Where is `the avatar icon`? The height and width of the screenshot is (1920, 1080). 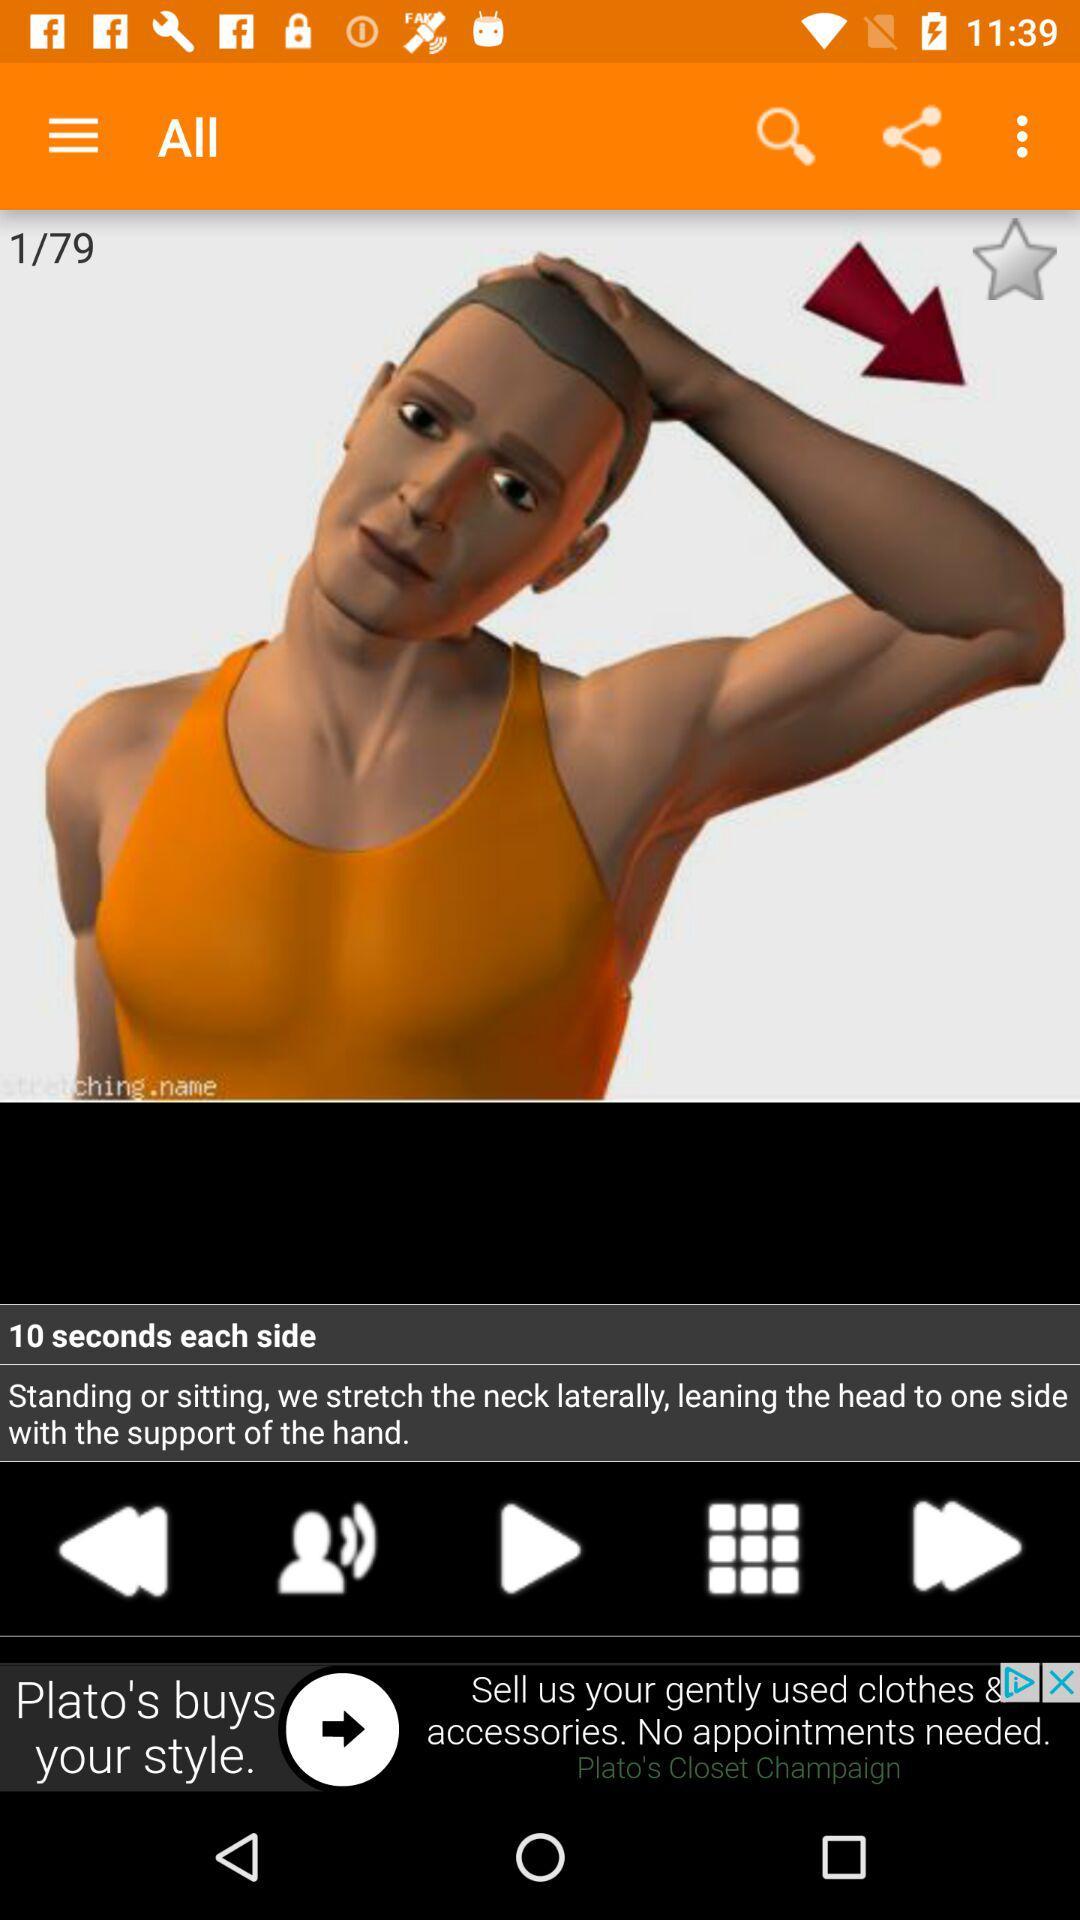 the avatar icon is located at coordinates (326, 1547).